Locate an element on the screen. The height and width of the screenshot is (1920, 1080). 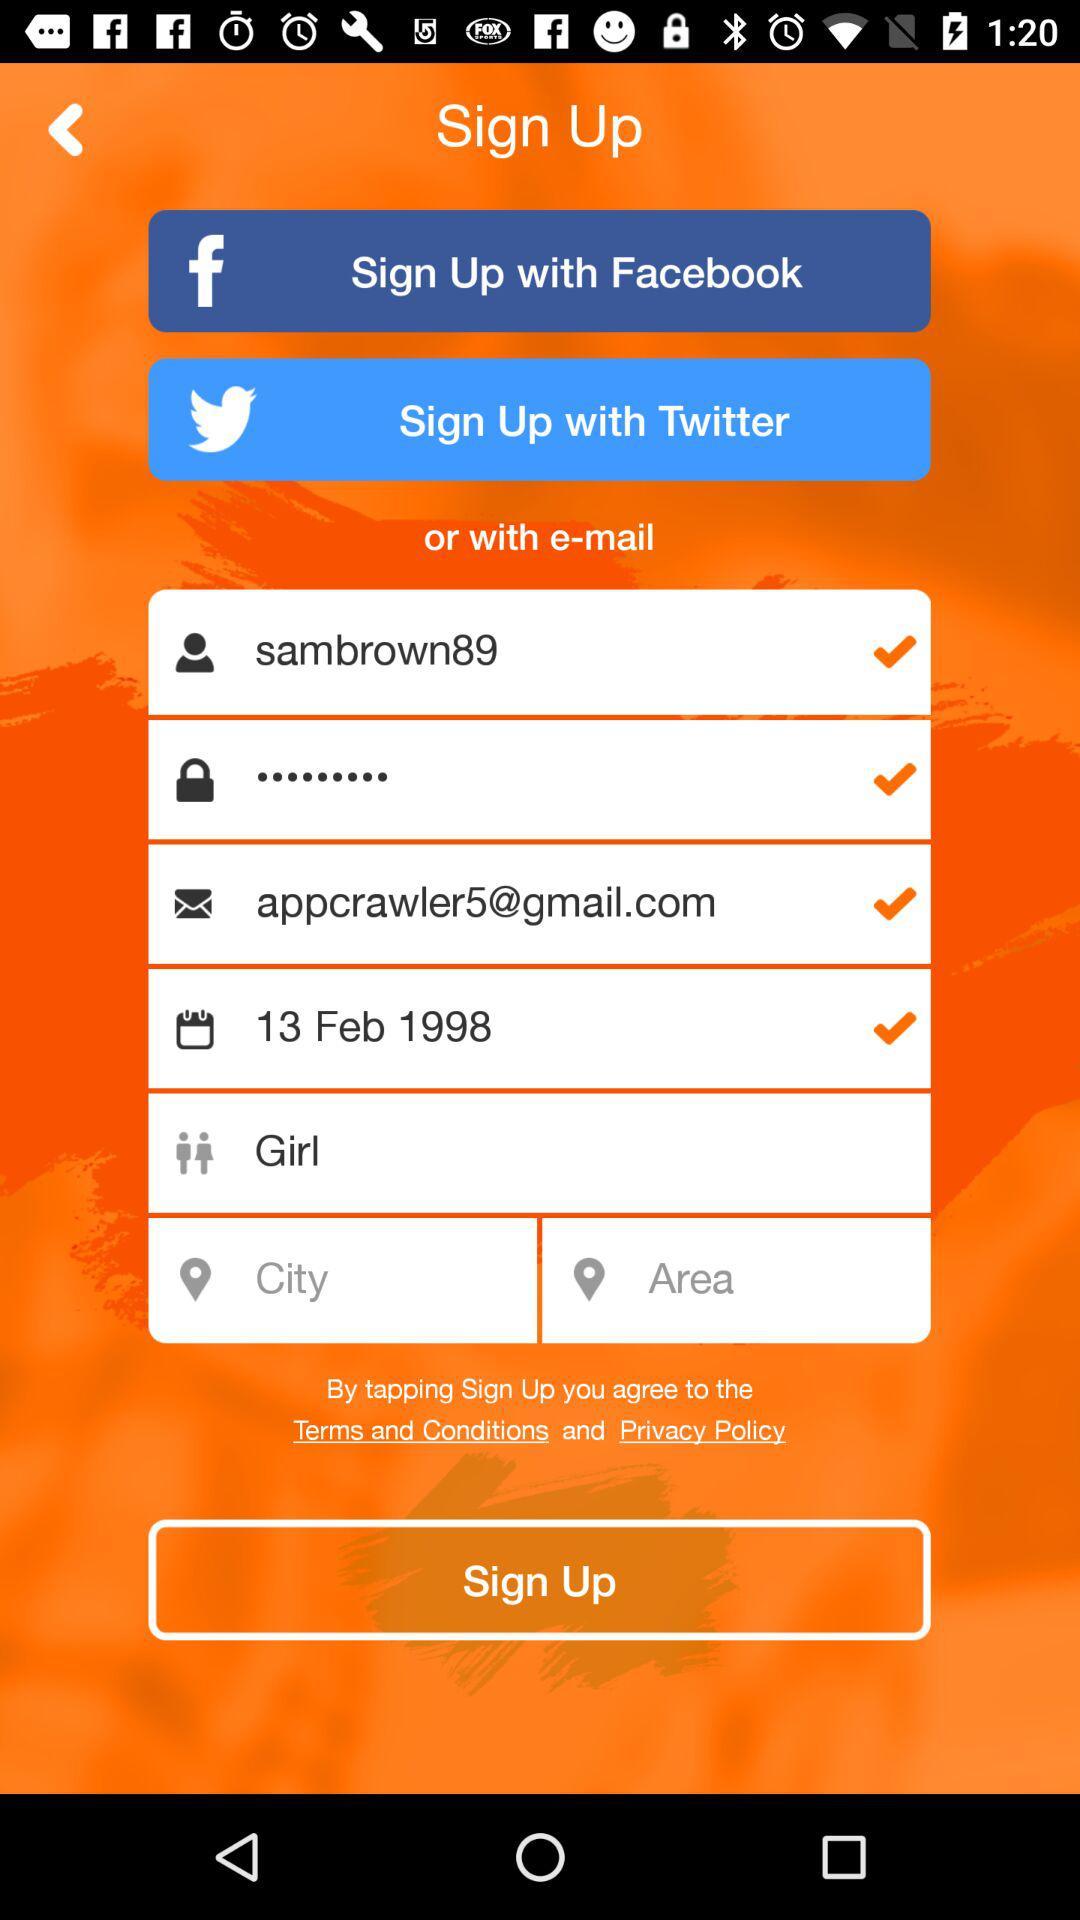
the text field which is below or with email is located at coordinates (551, 652).